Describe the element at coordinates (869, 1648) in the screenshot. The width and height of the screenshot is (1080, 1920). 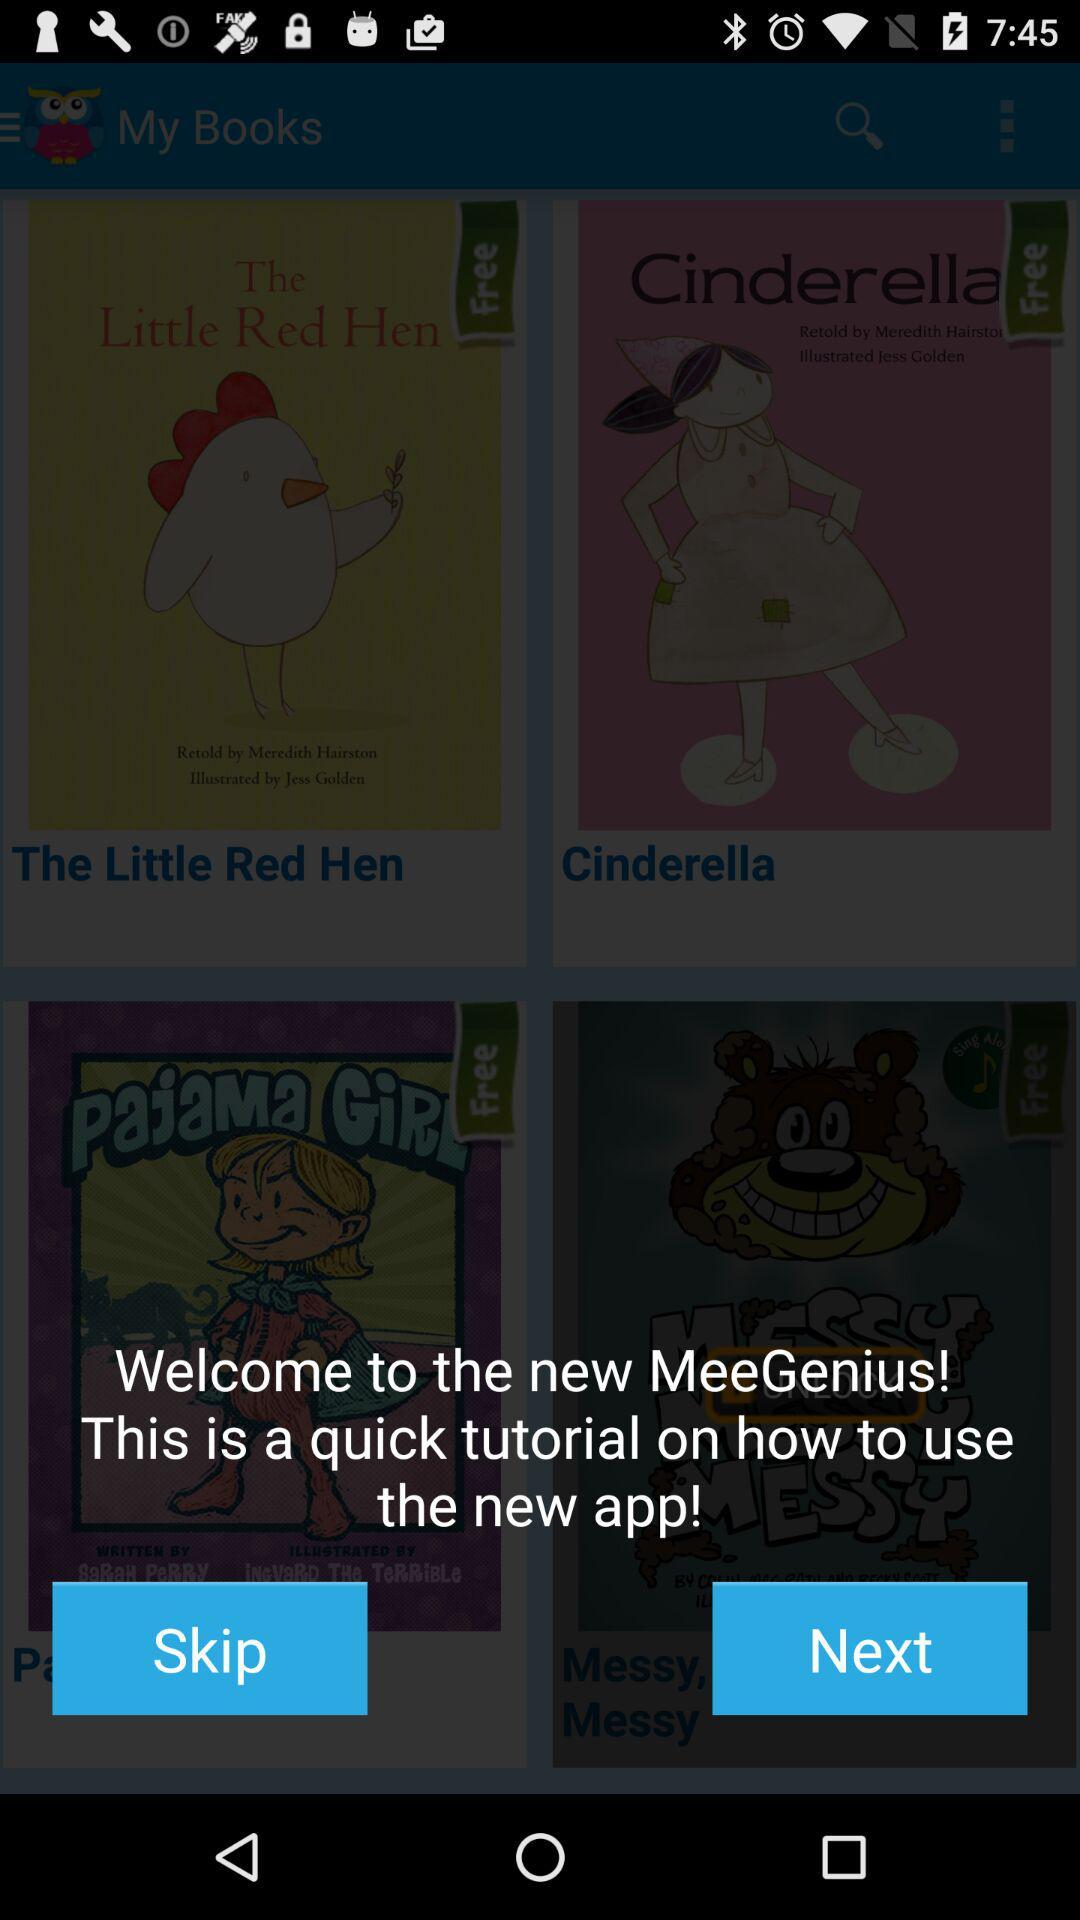
I see `app below the welcome to the app` at that location.